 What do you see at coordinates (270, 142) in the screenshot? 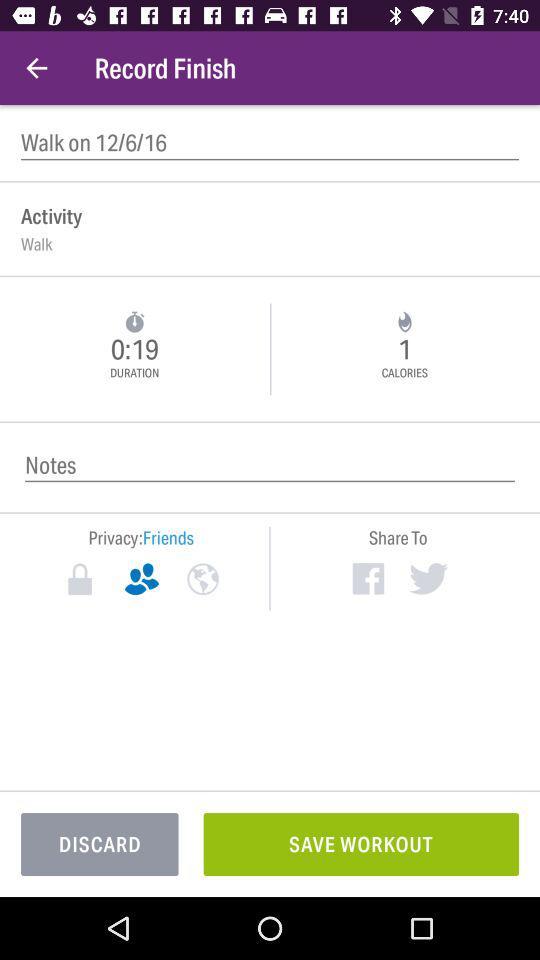
I see `workout name` at bounding box center [270, 142].